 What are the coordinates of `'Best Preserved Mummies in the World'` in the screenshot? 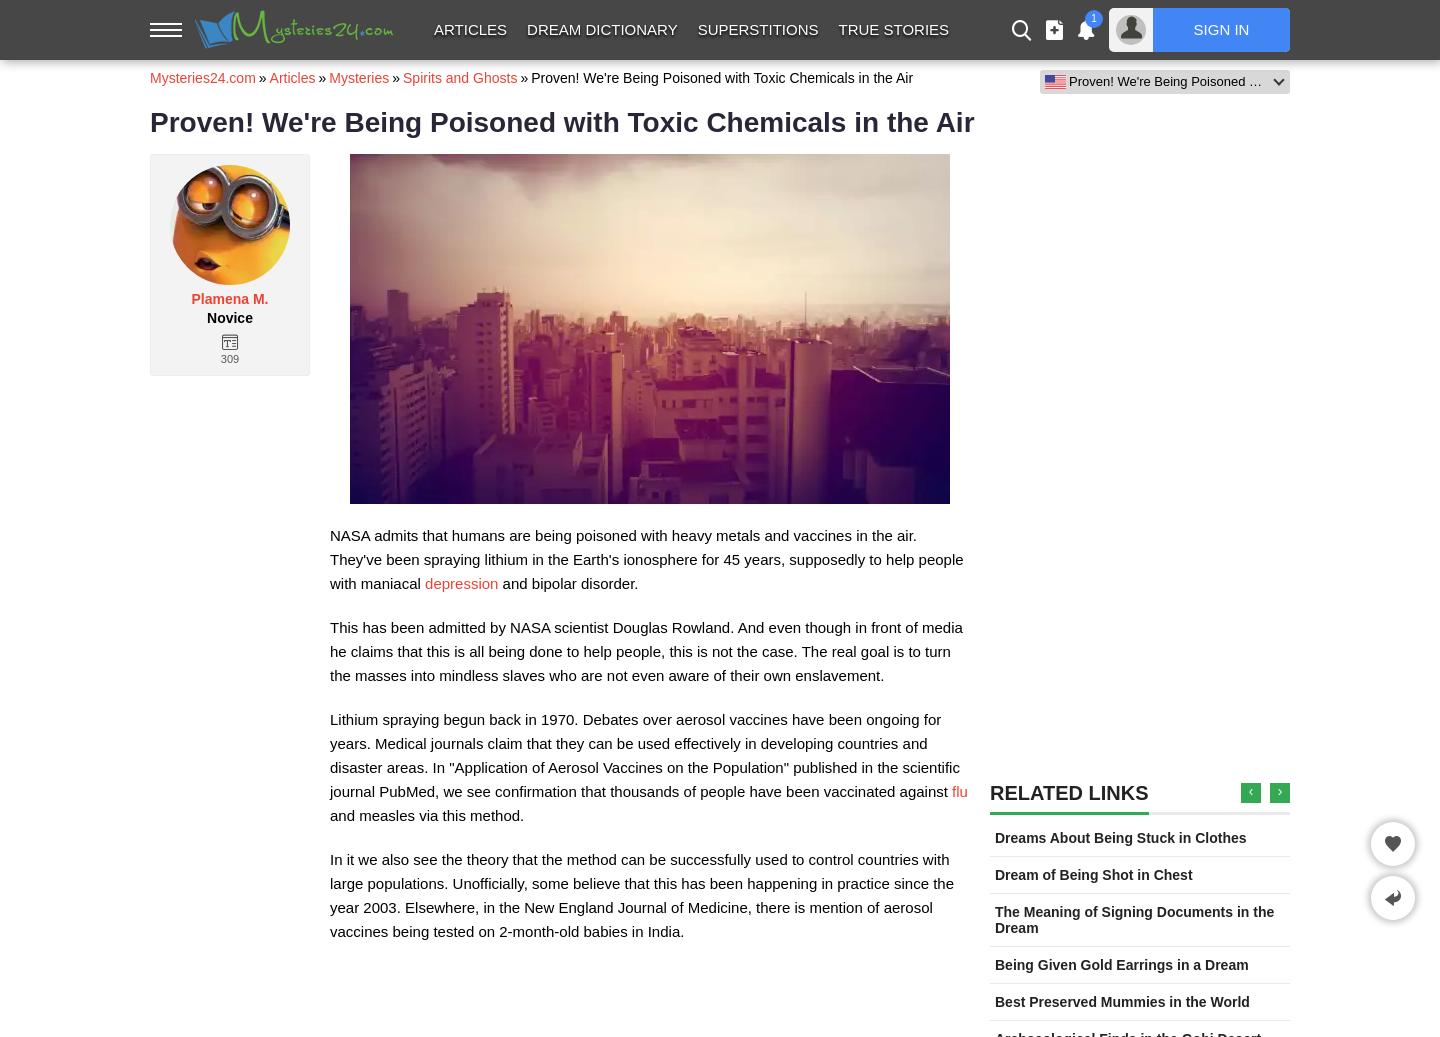 It's located at (1121, 1001).